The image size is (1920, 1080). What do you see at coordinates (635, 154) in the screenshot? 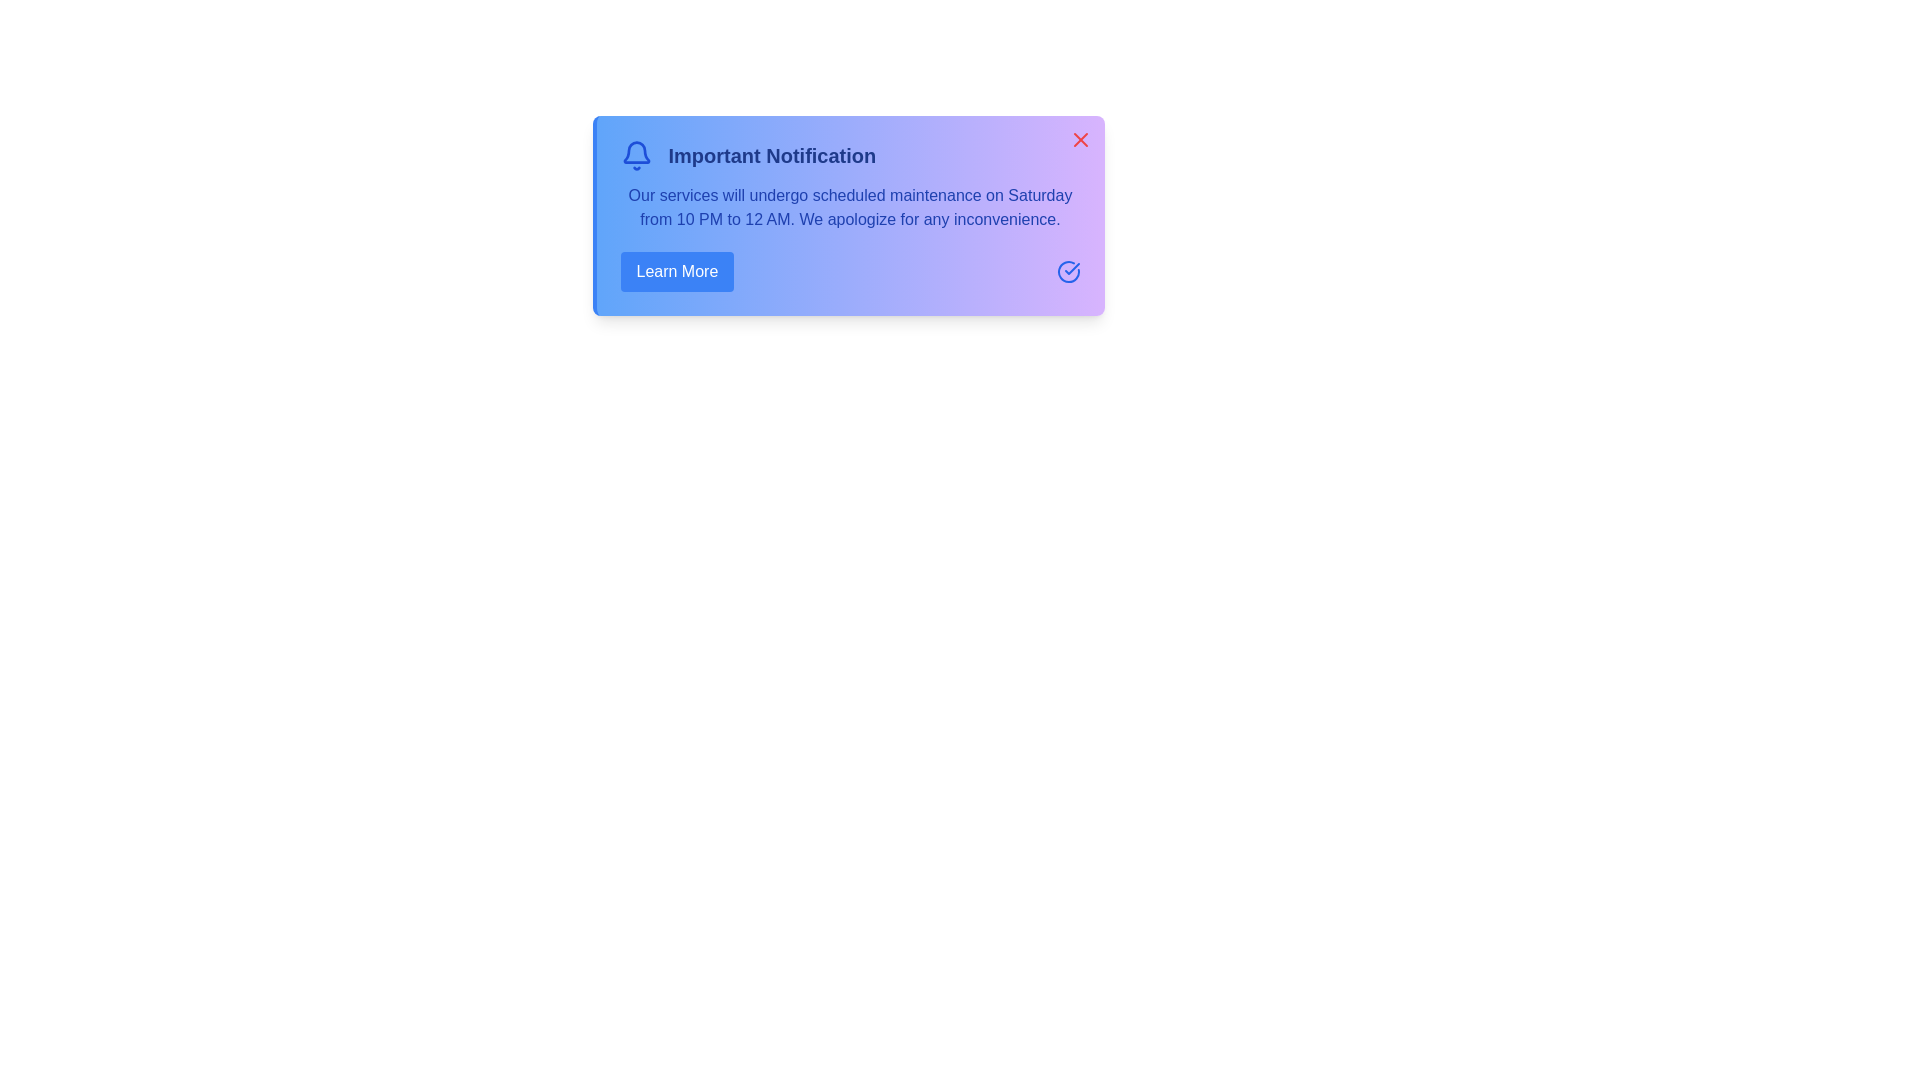
I see `the notification icon by moving the cursor to its center` at bounding box center [635, 154].